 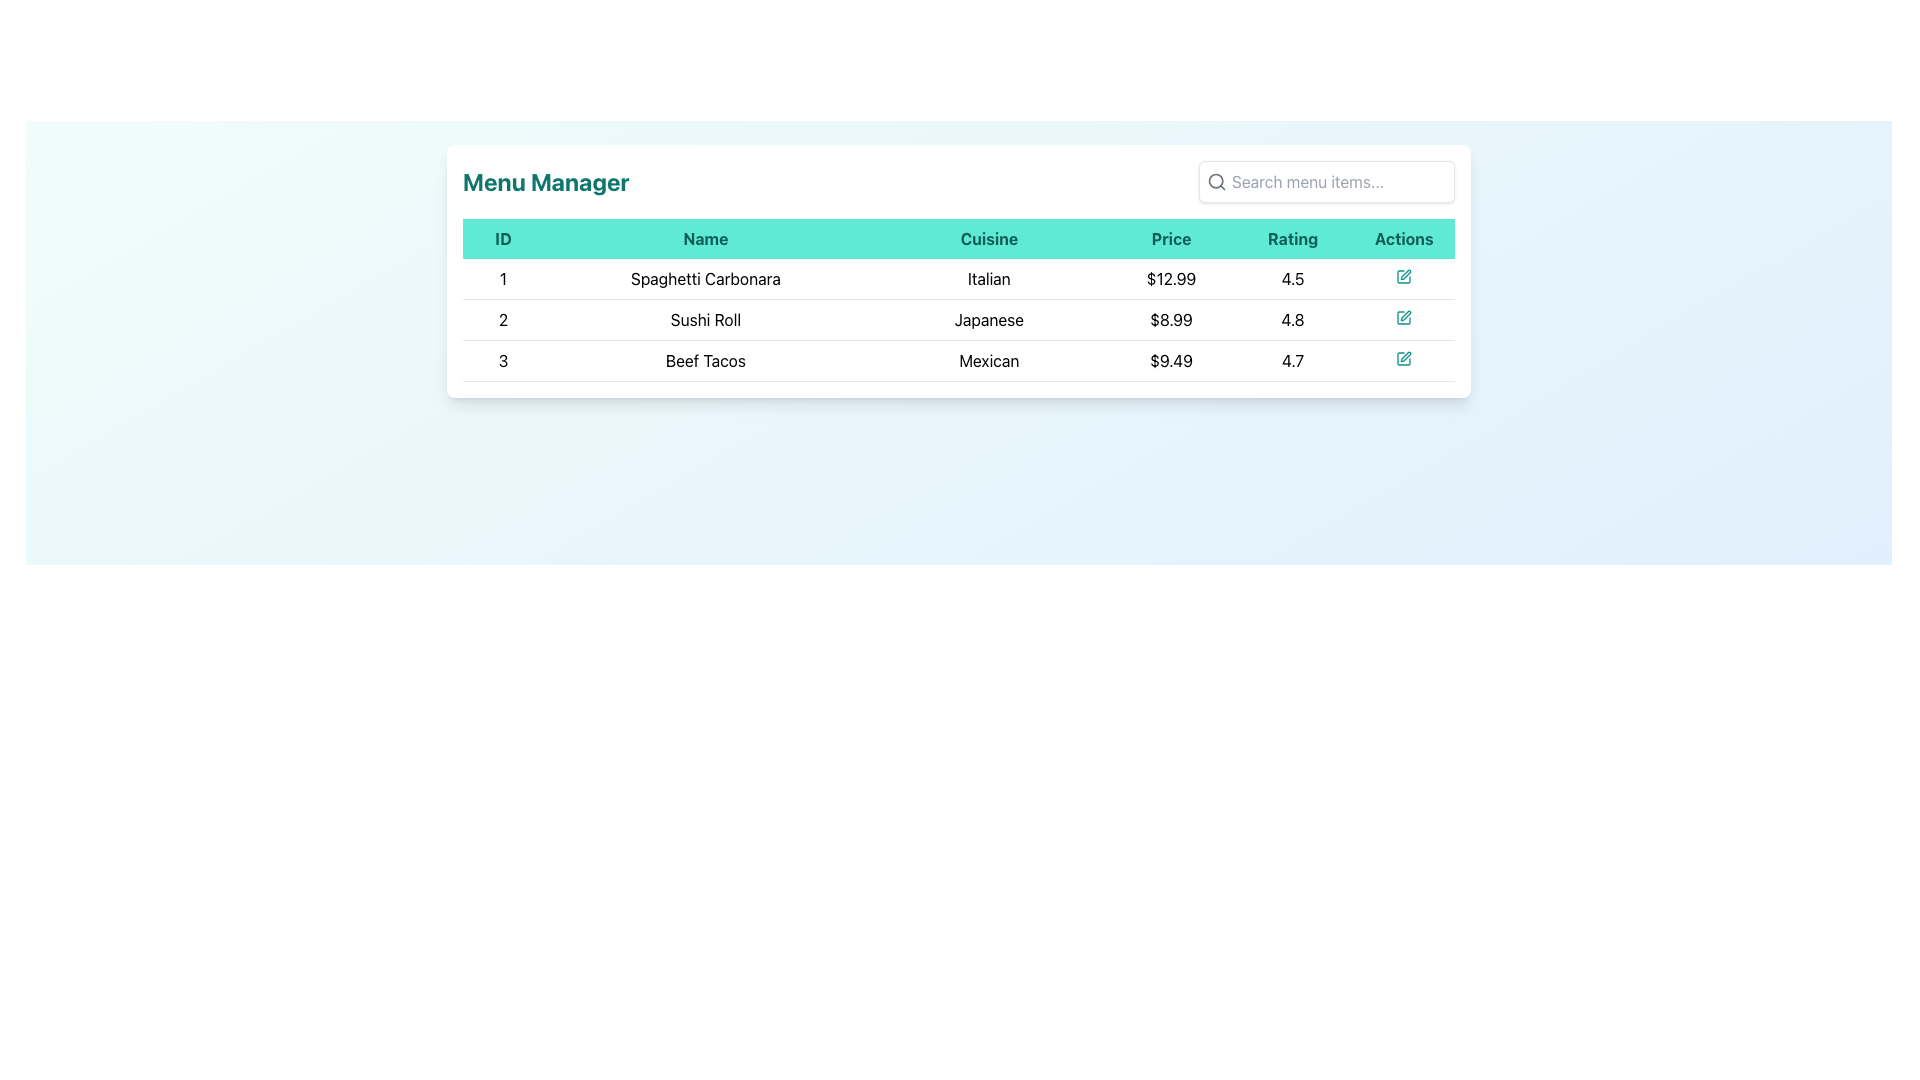 What do you see at coordinates (1171, 238) in the screenshot?
I see `the 'Price' text label element which is a bold label in a header row with a teal background, positioned between 'Cuisine' and 'Rating'` at bounding box center [1171, 238].